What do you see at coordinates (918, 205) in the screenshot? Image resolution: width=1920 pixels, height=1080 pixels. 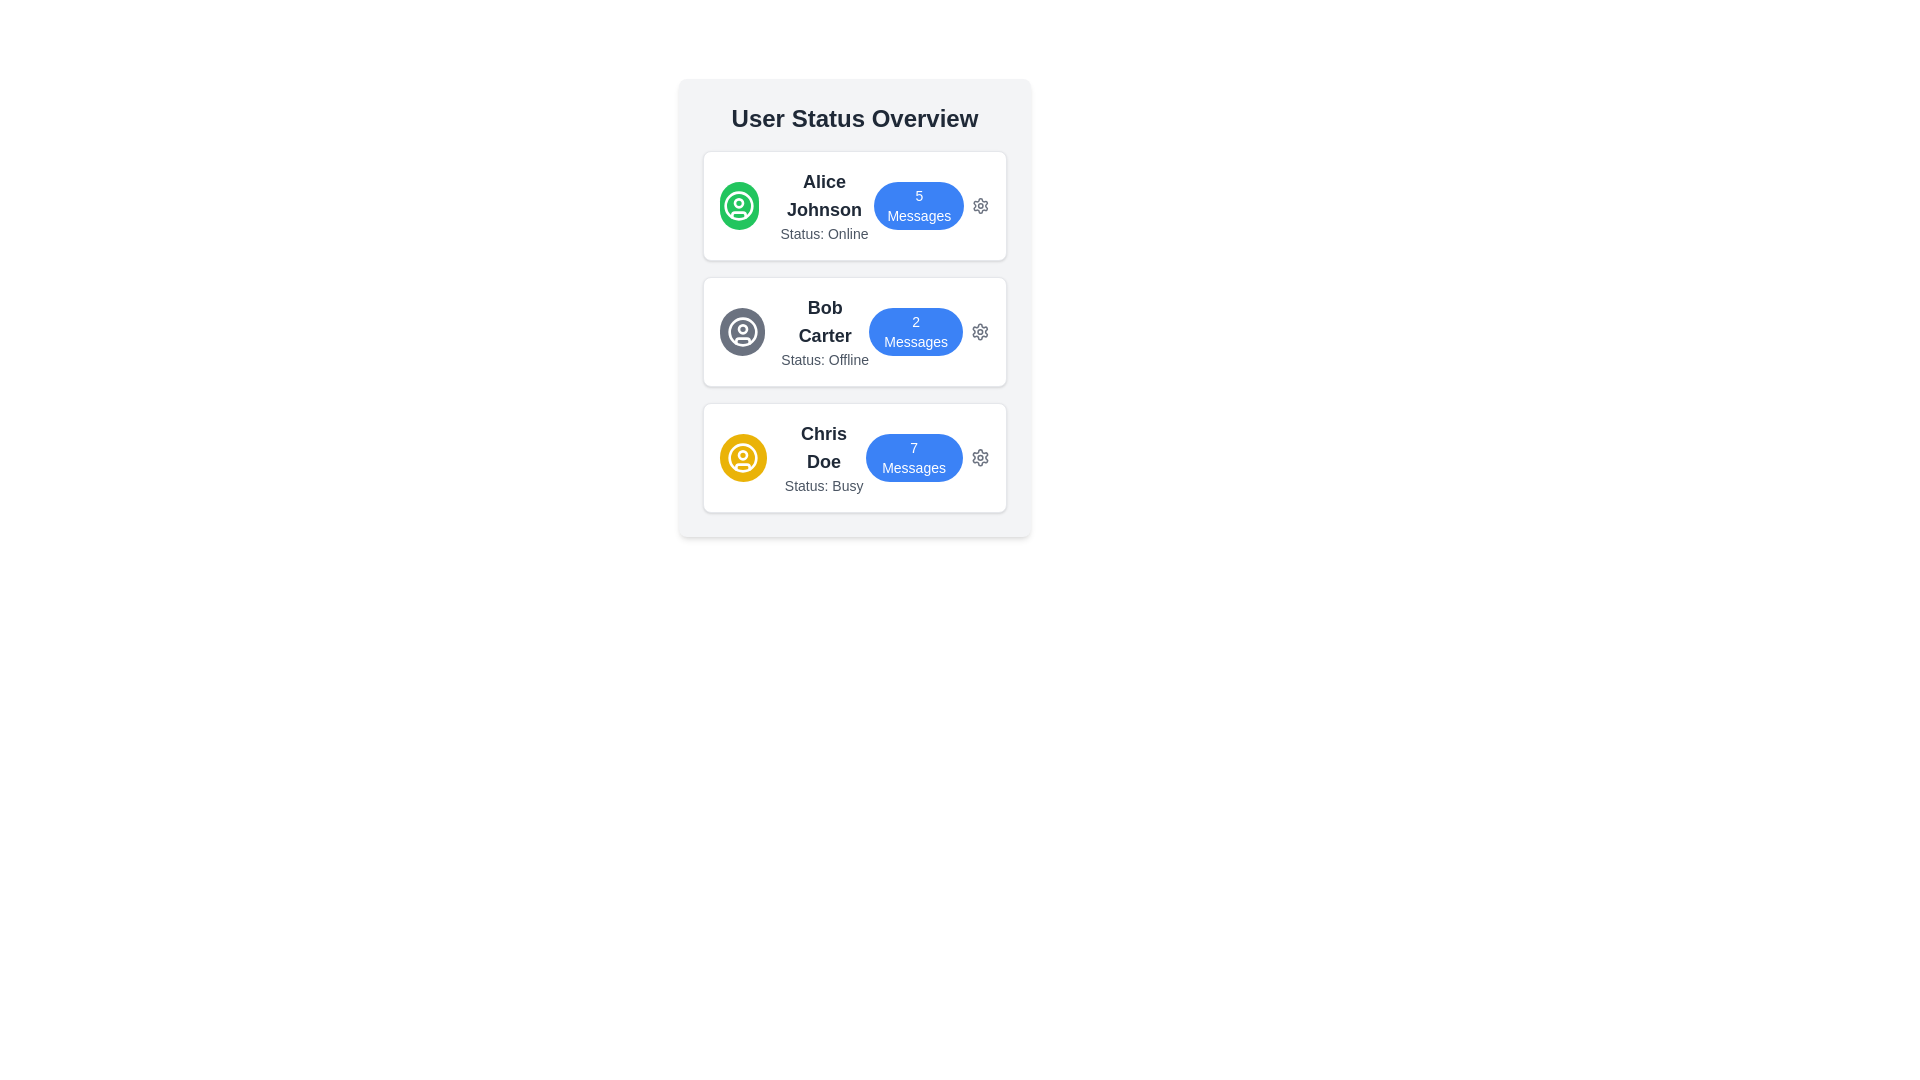 I see `the Notification badge labeled '5 Messages' which is a rounded button with a blue background located at the top-right of the card labeled 'Alice Johnson'` at bounding box center [918, 205].